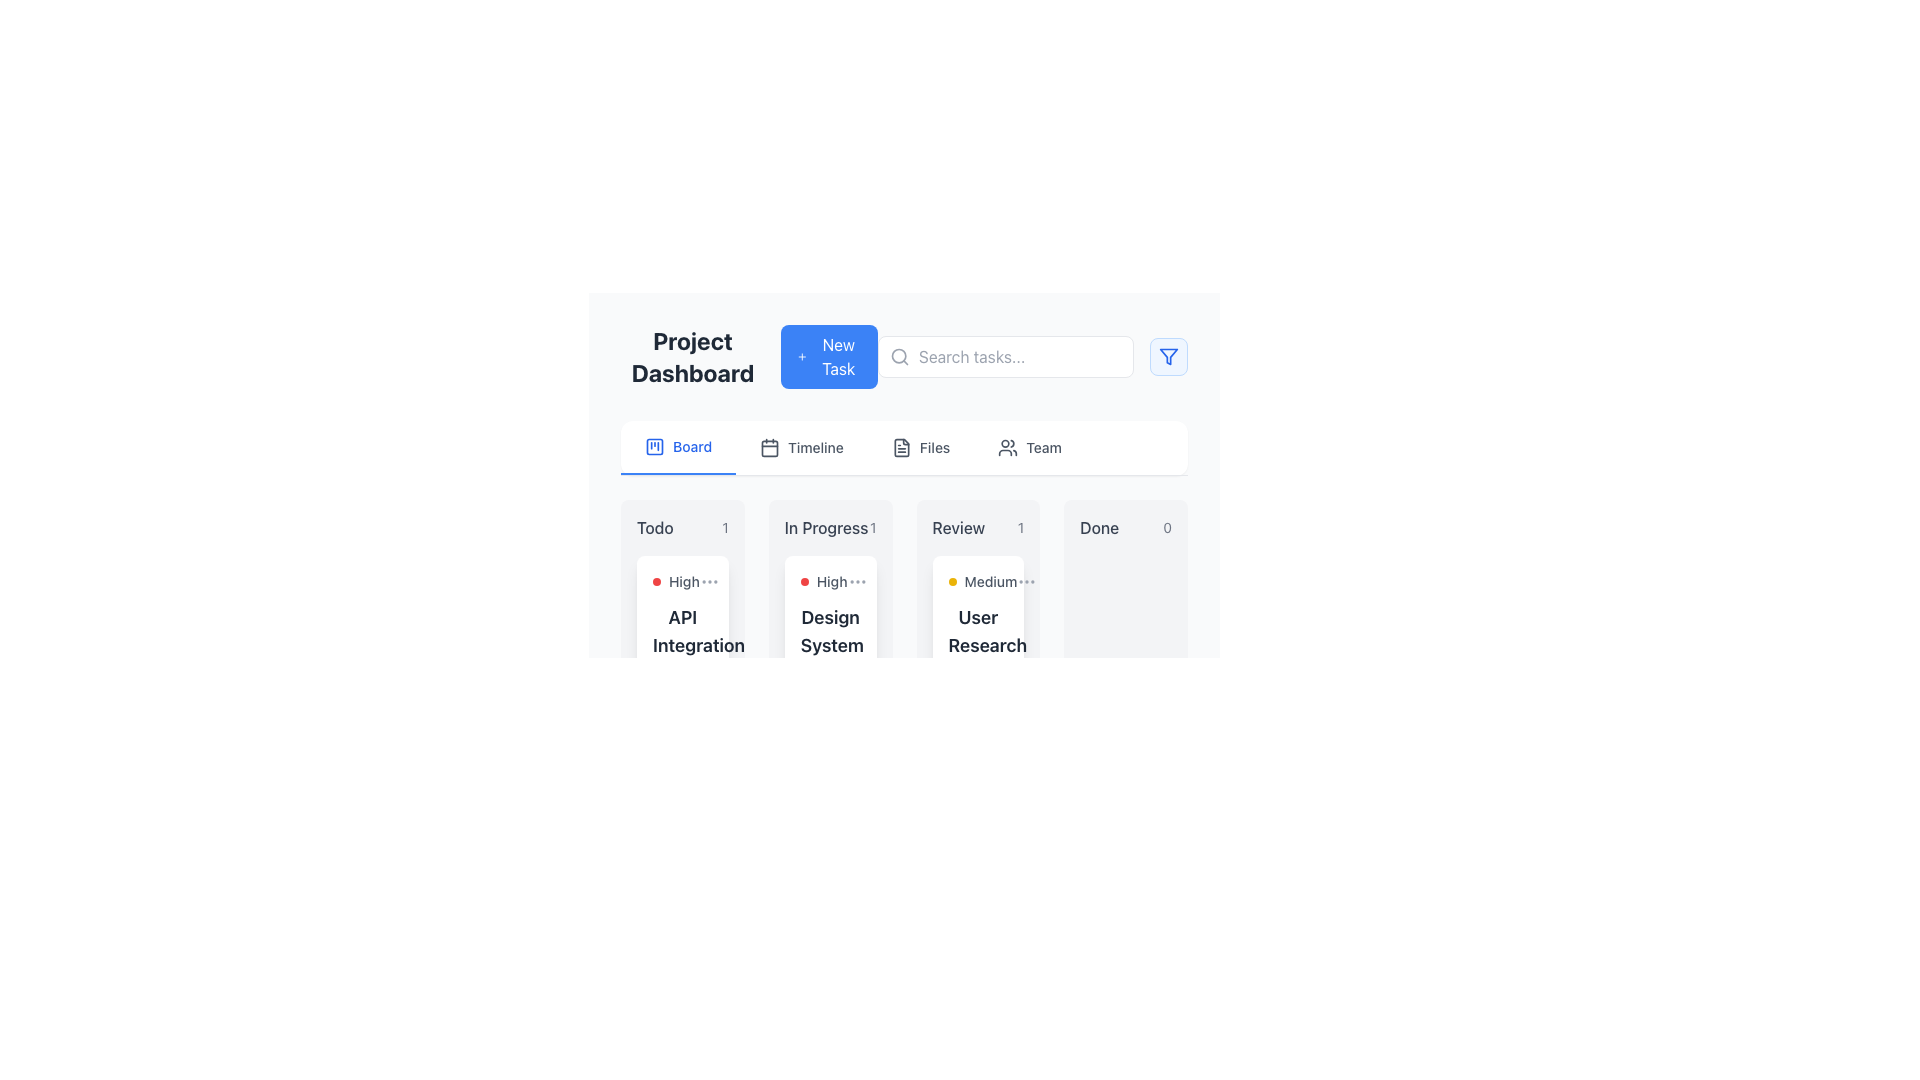  Describe the element at coordinates (724, 527) in the screenshot. I see `the static text element displaying the numeral '1', which is styled in a small font size and light gray color, located in the lower-right corner of the 'Todo' section` at that location.